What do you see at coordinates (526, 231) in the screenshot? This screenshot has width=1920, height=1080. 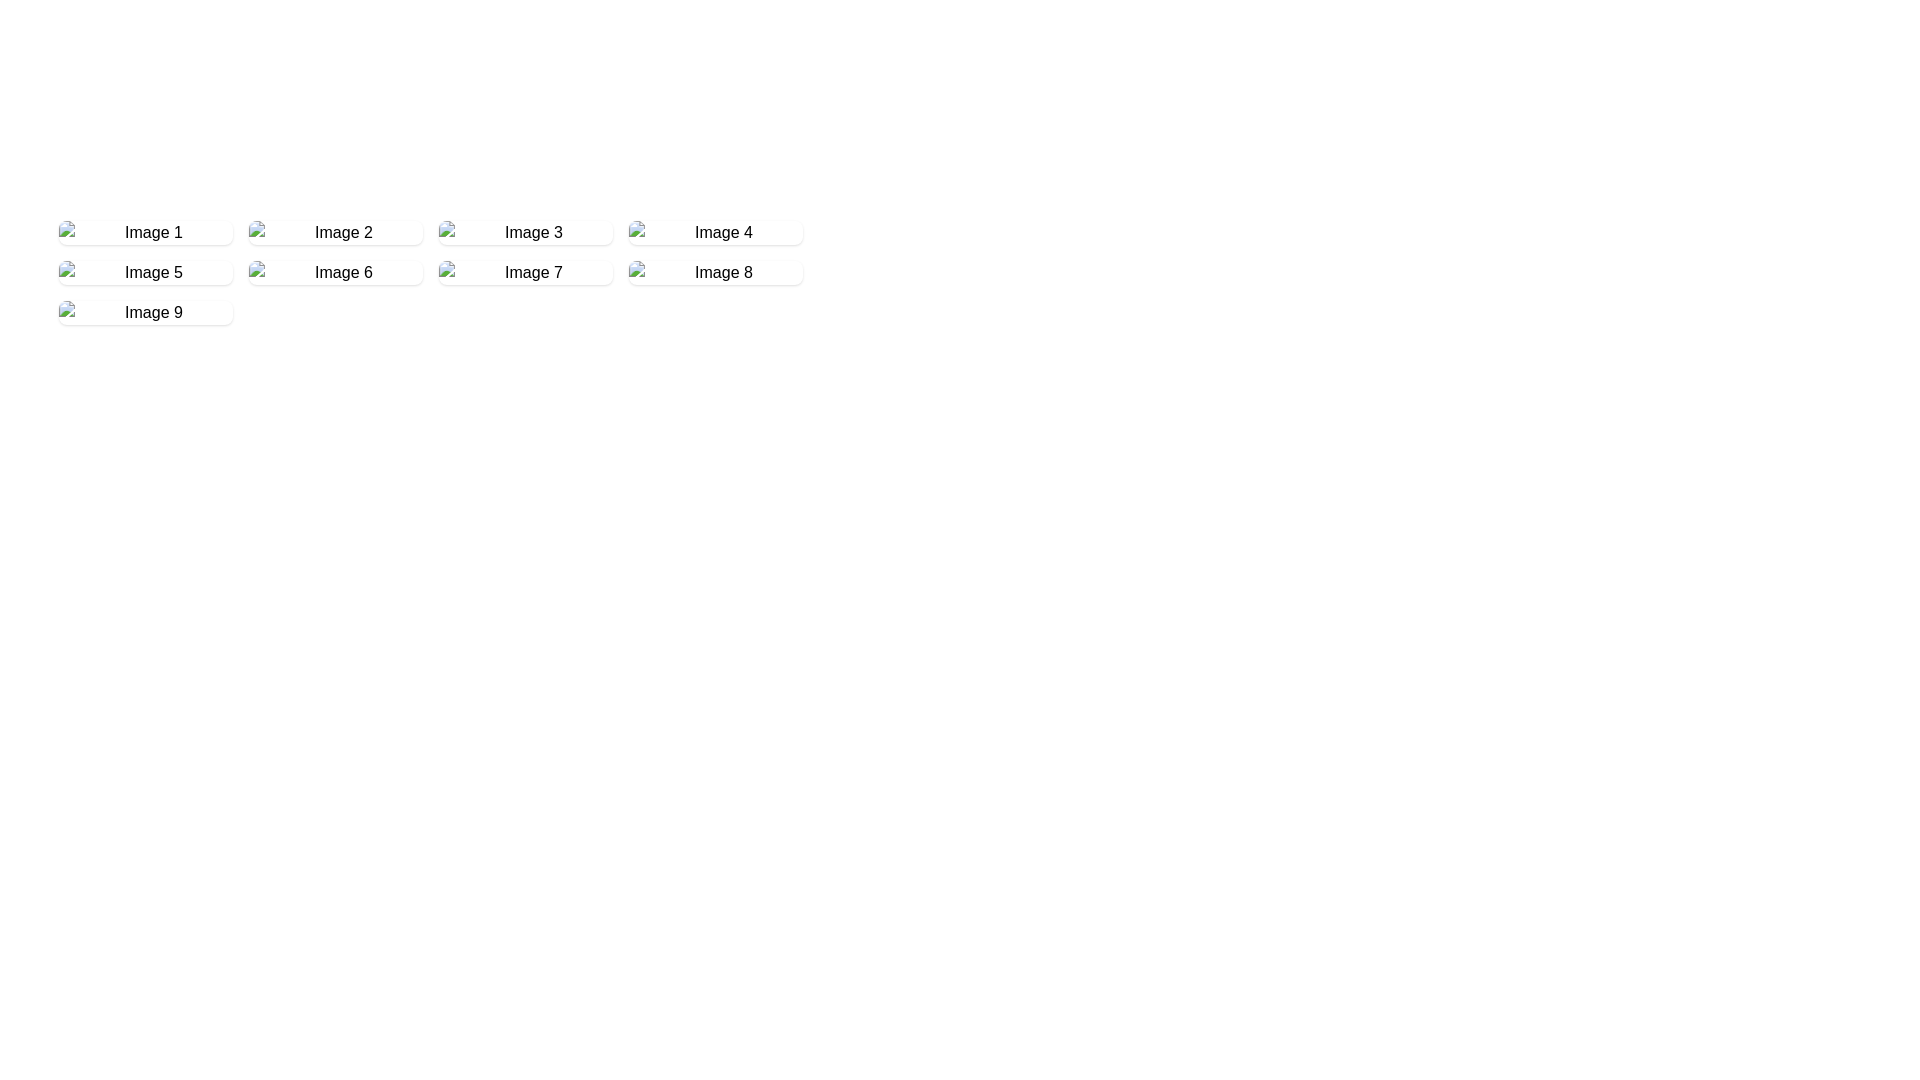 I see `the Image Card labeled 'Image 3', which is the third item in the first row of the grid layout` at bounding box center [526, 231].